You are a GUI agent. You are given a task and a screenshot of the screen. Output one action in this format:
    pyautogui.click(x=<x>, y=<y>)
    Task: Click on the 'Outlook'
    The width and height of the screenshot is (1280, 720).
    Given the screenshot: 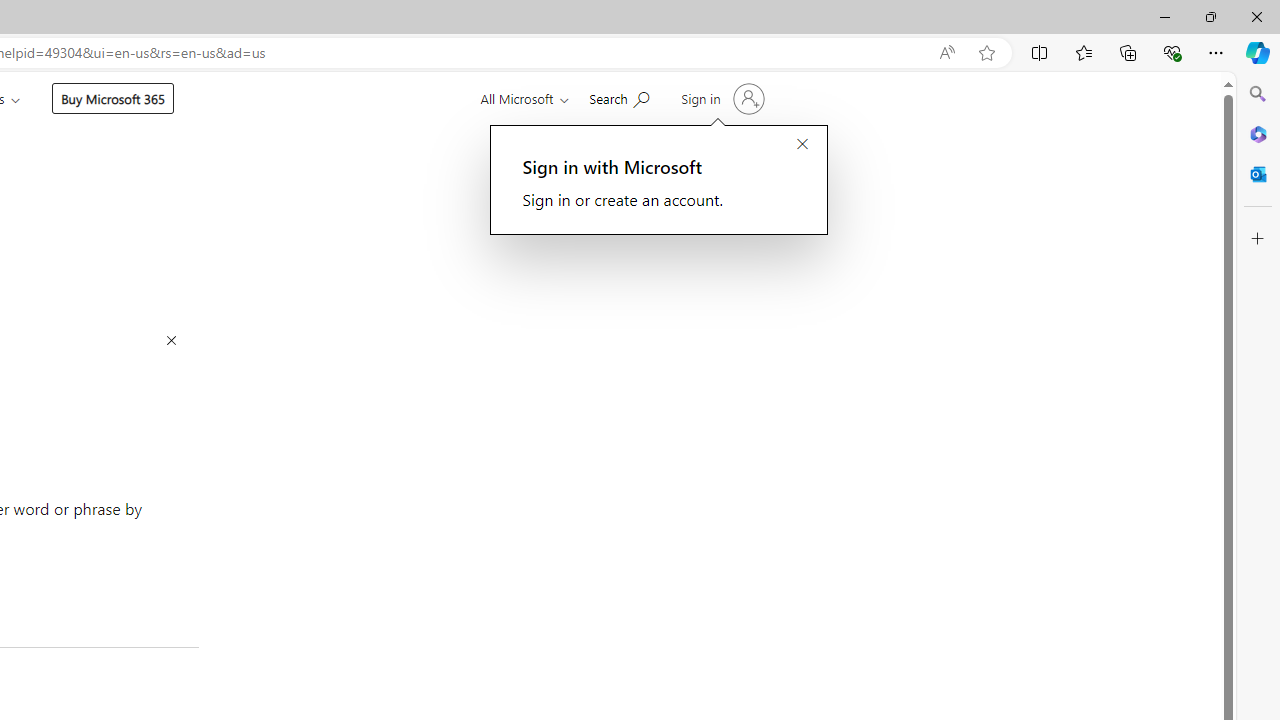 What is the action you would take?
    pyautogui.click(x=1257, y=173)
    